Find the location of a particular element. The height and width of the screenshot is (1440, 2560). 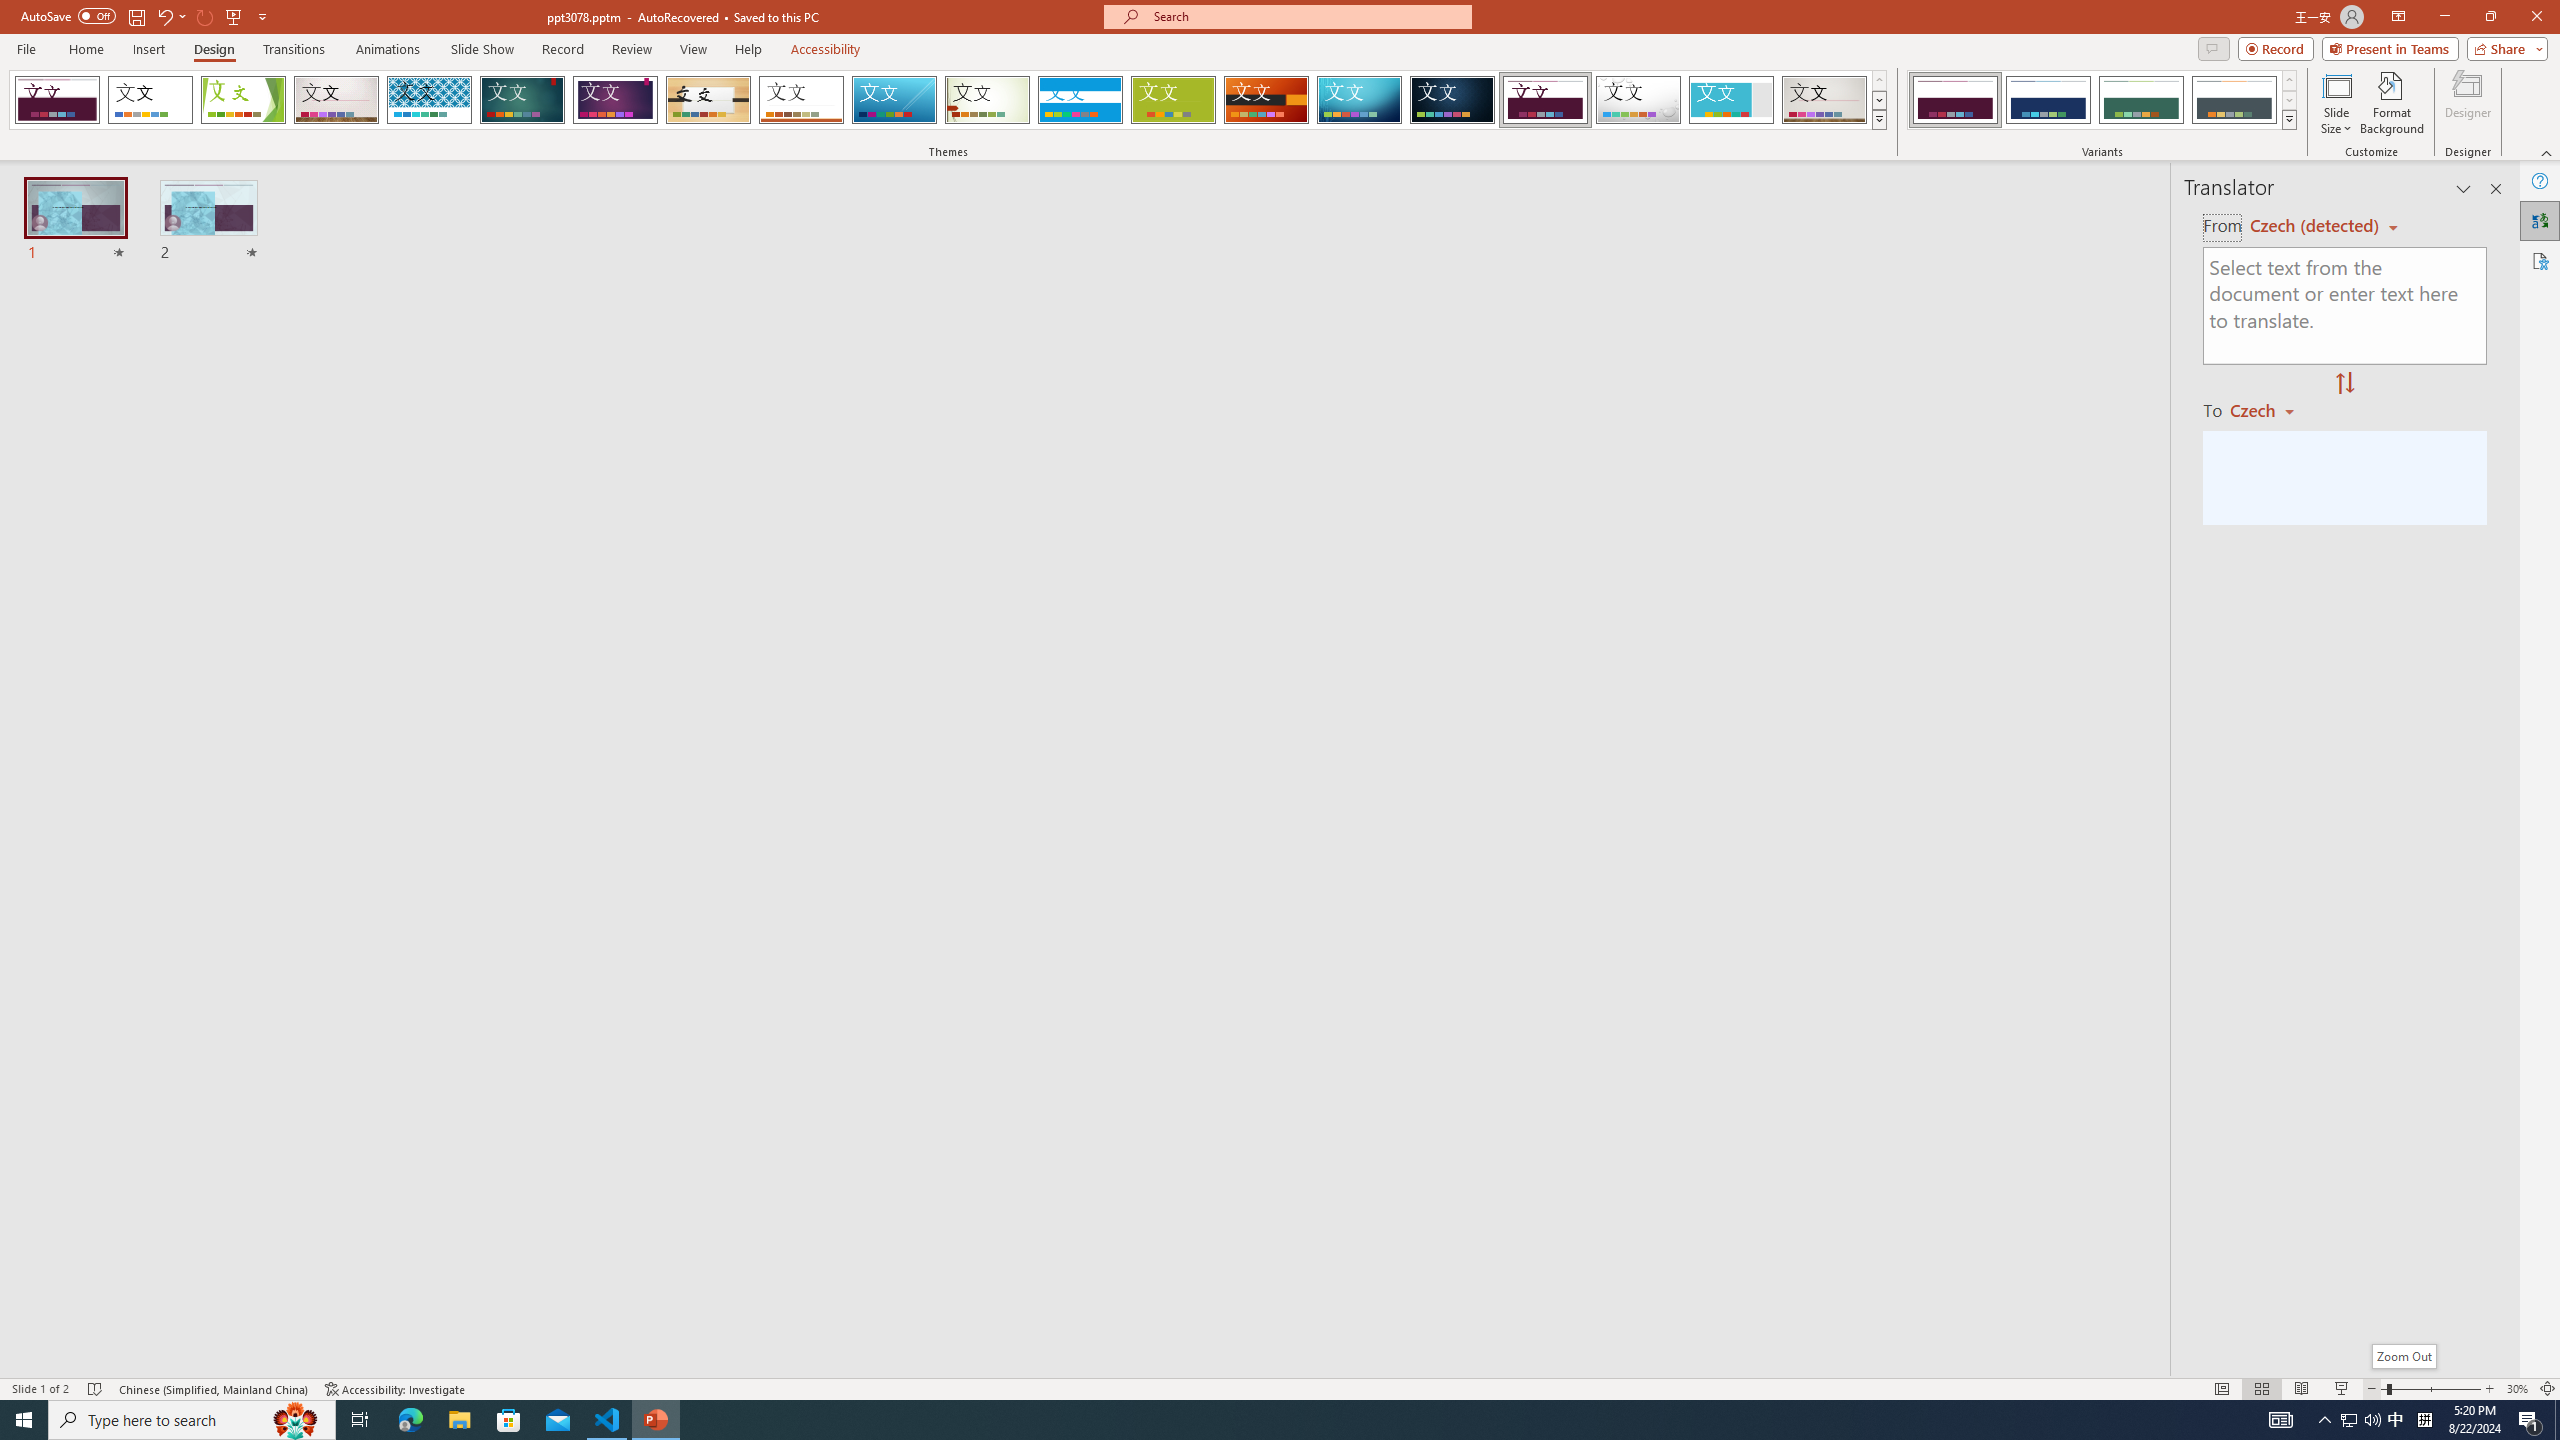

'Circuit' is located at coordinates (1358, 99).